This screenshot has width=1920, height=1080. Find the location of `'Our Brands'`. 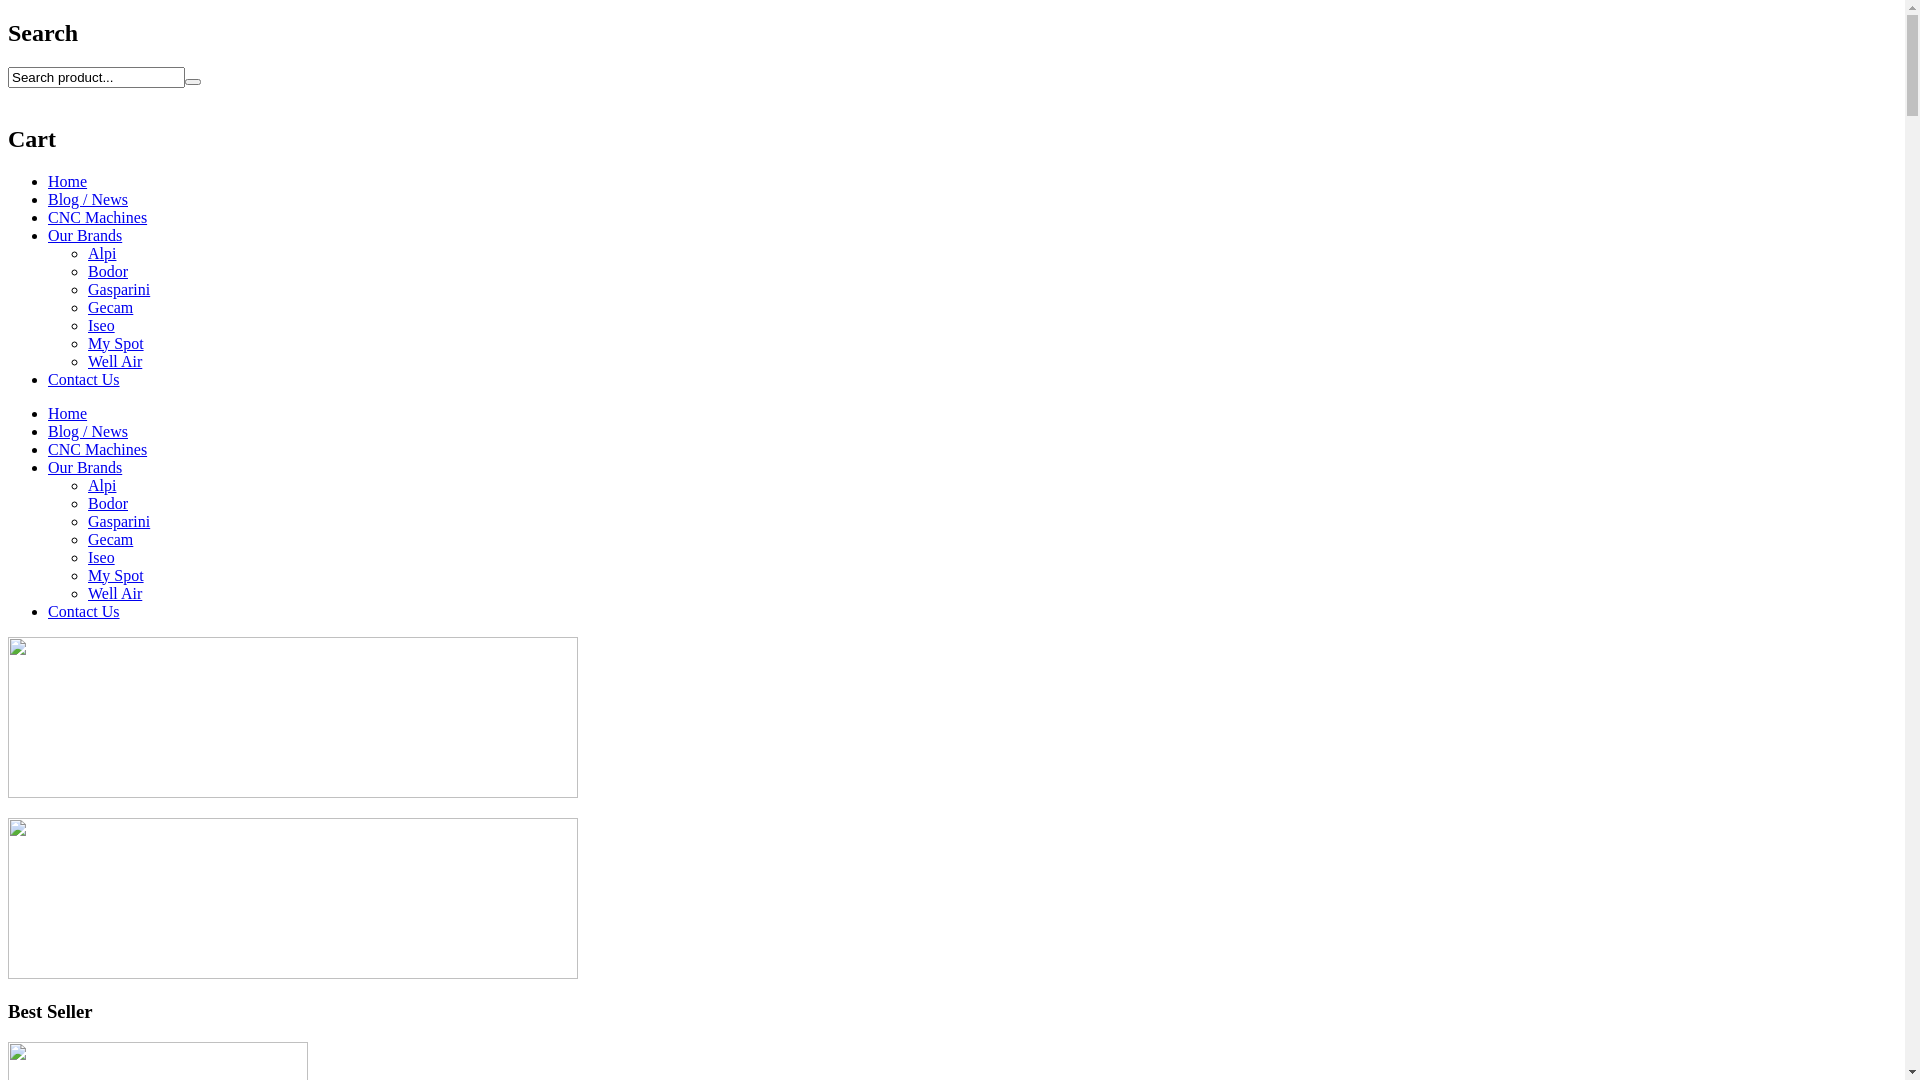

'Our Brands' is located at coordinates (48, 467).